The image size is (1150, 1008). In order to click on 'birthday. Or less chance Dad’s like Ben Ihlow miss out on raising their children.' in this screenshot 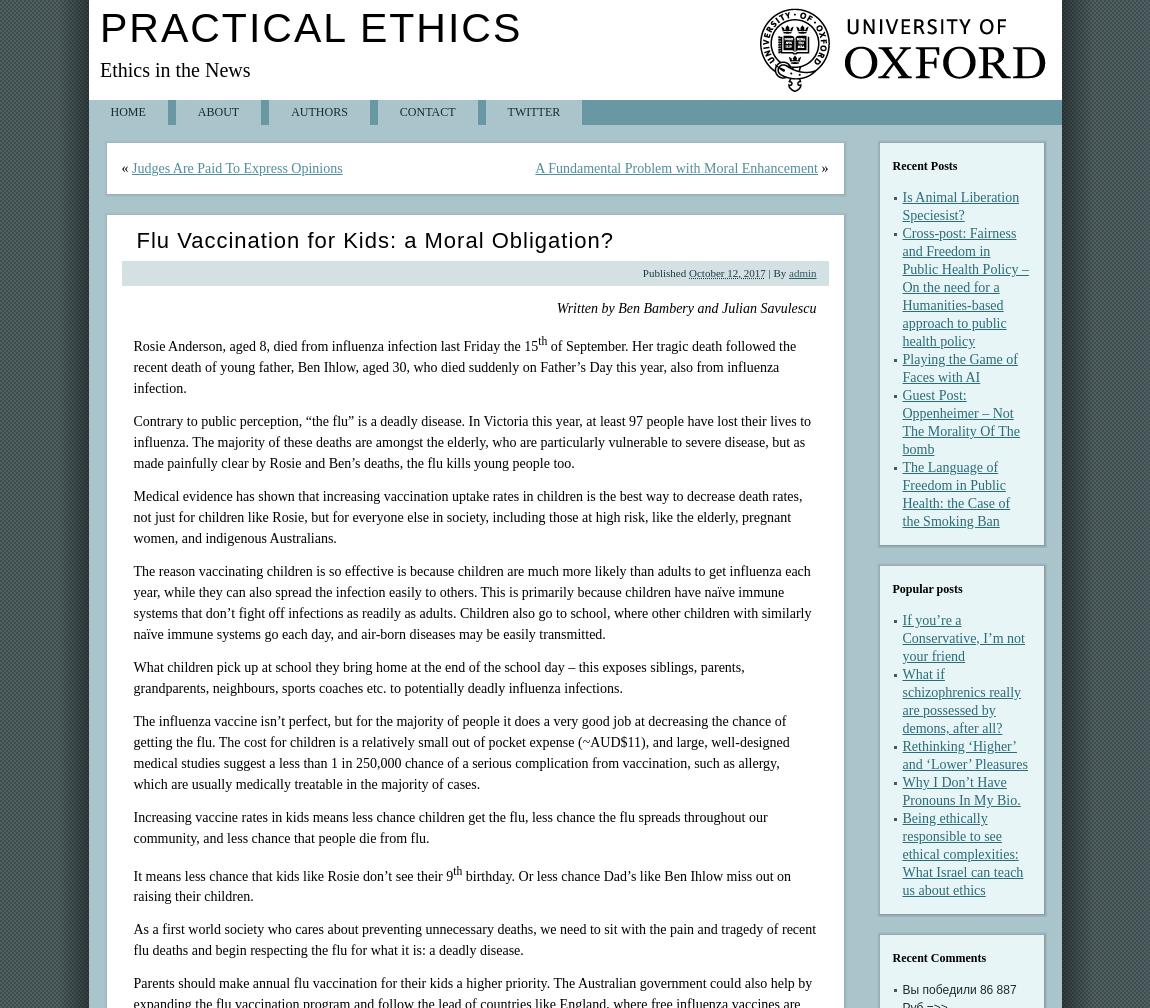, I will do `click(461, 886)`.